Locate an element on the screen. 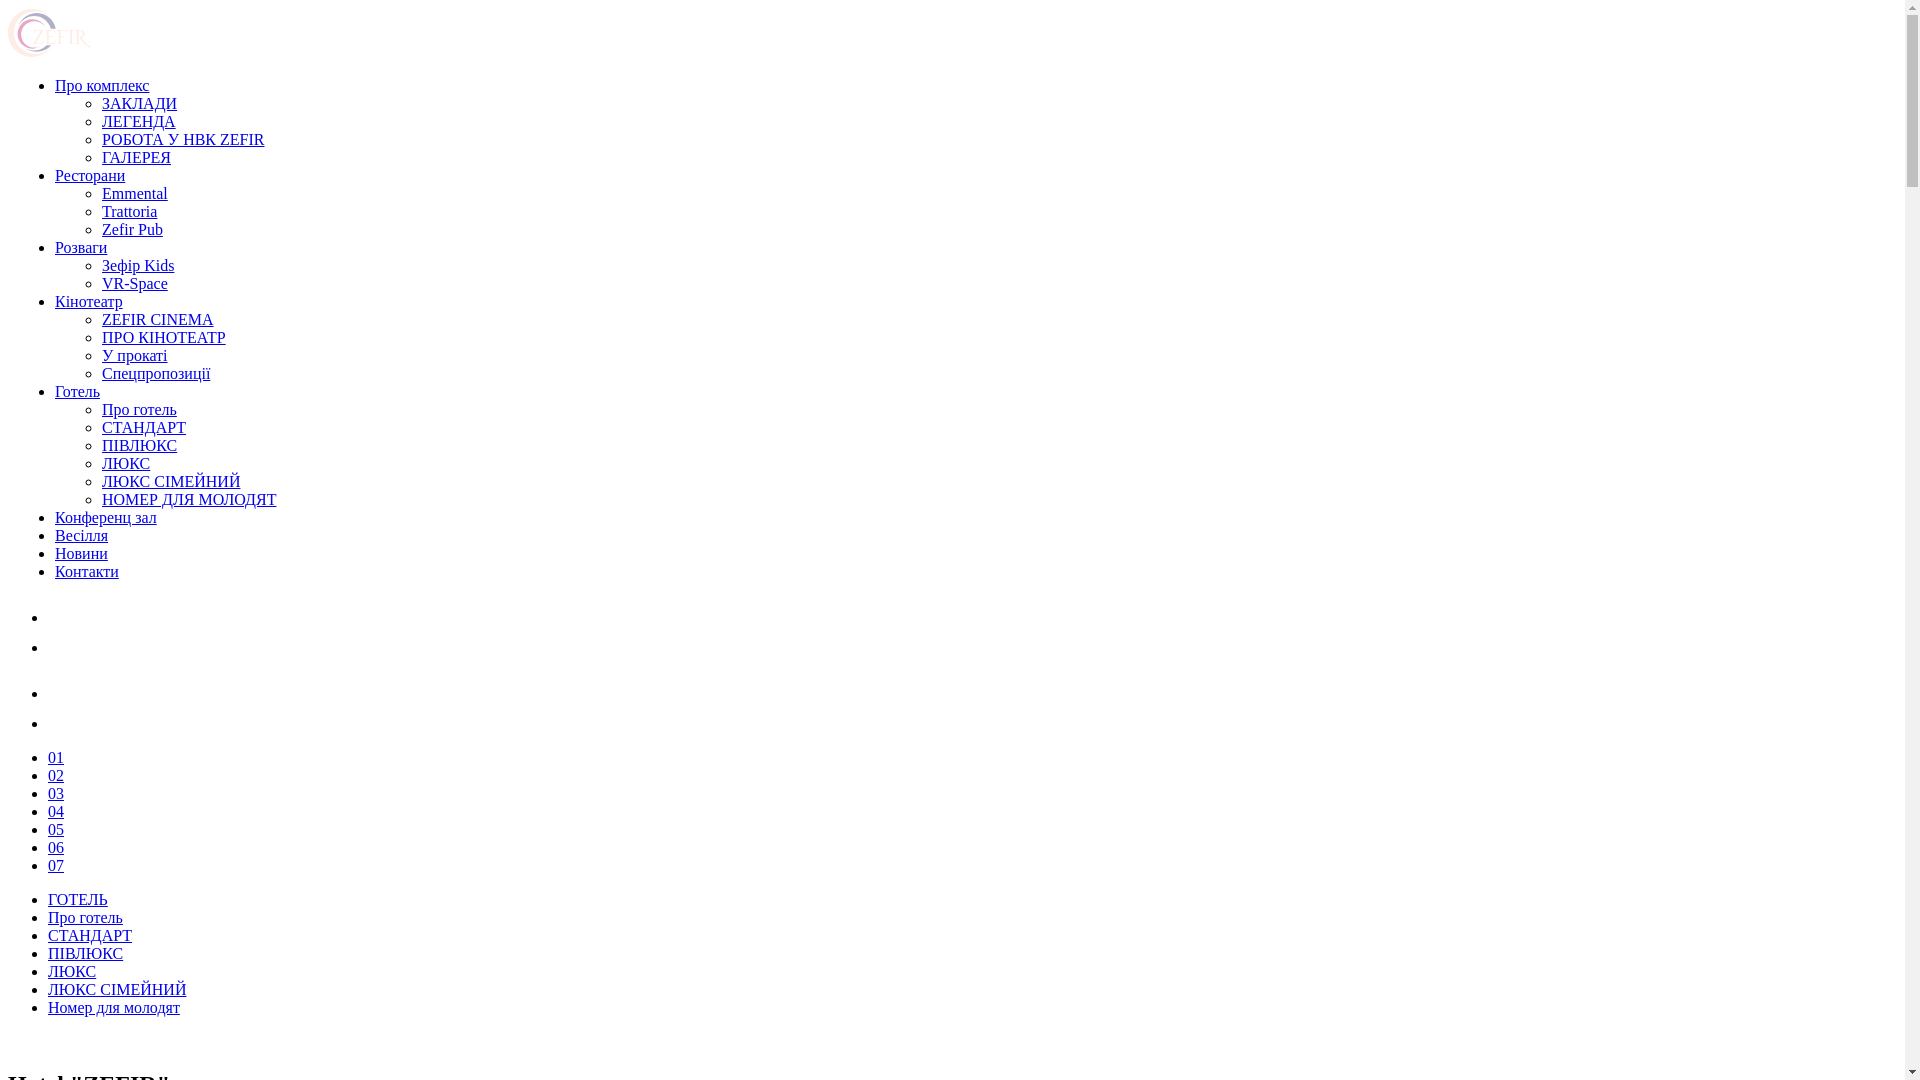 This screenshot has height=1080, width=1920. '05' is located at coordinates (48, 829).